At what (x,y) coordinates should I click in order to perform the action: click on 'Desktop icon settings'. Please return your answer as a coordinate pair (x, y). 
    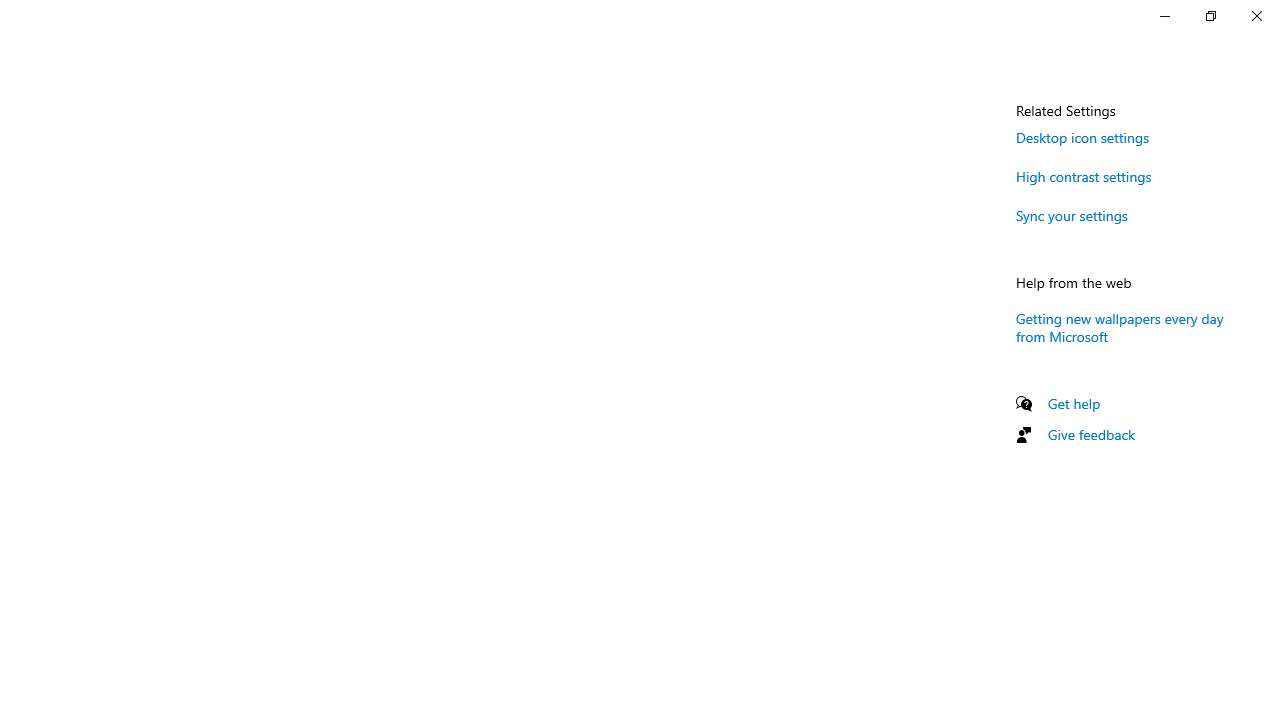
    Looking at the image, I should click on (1081, 136).